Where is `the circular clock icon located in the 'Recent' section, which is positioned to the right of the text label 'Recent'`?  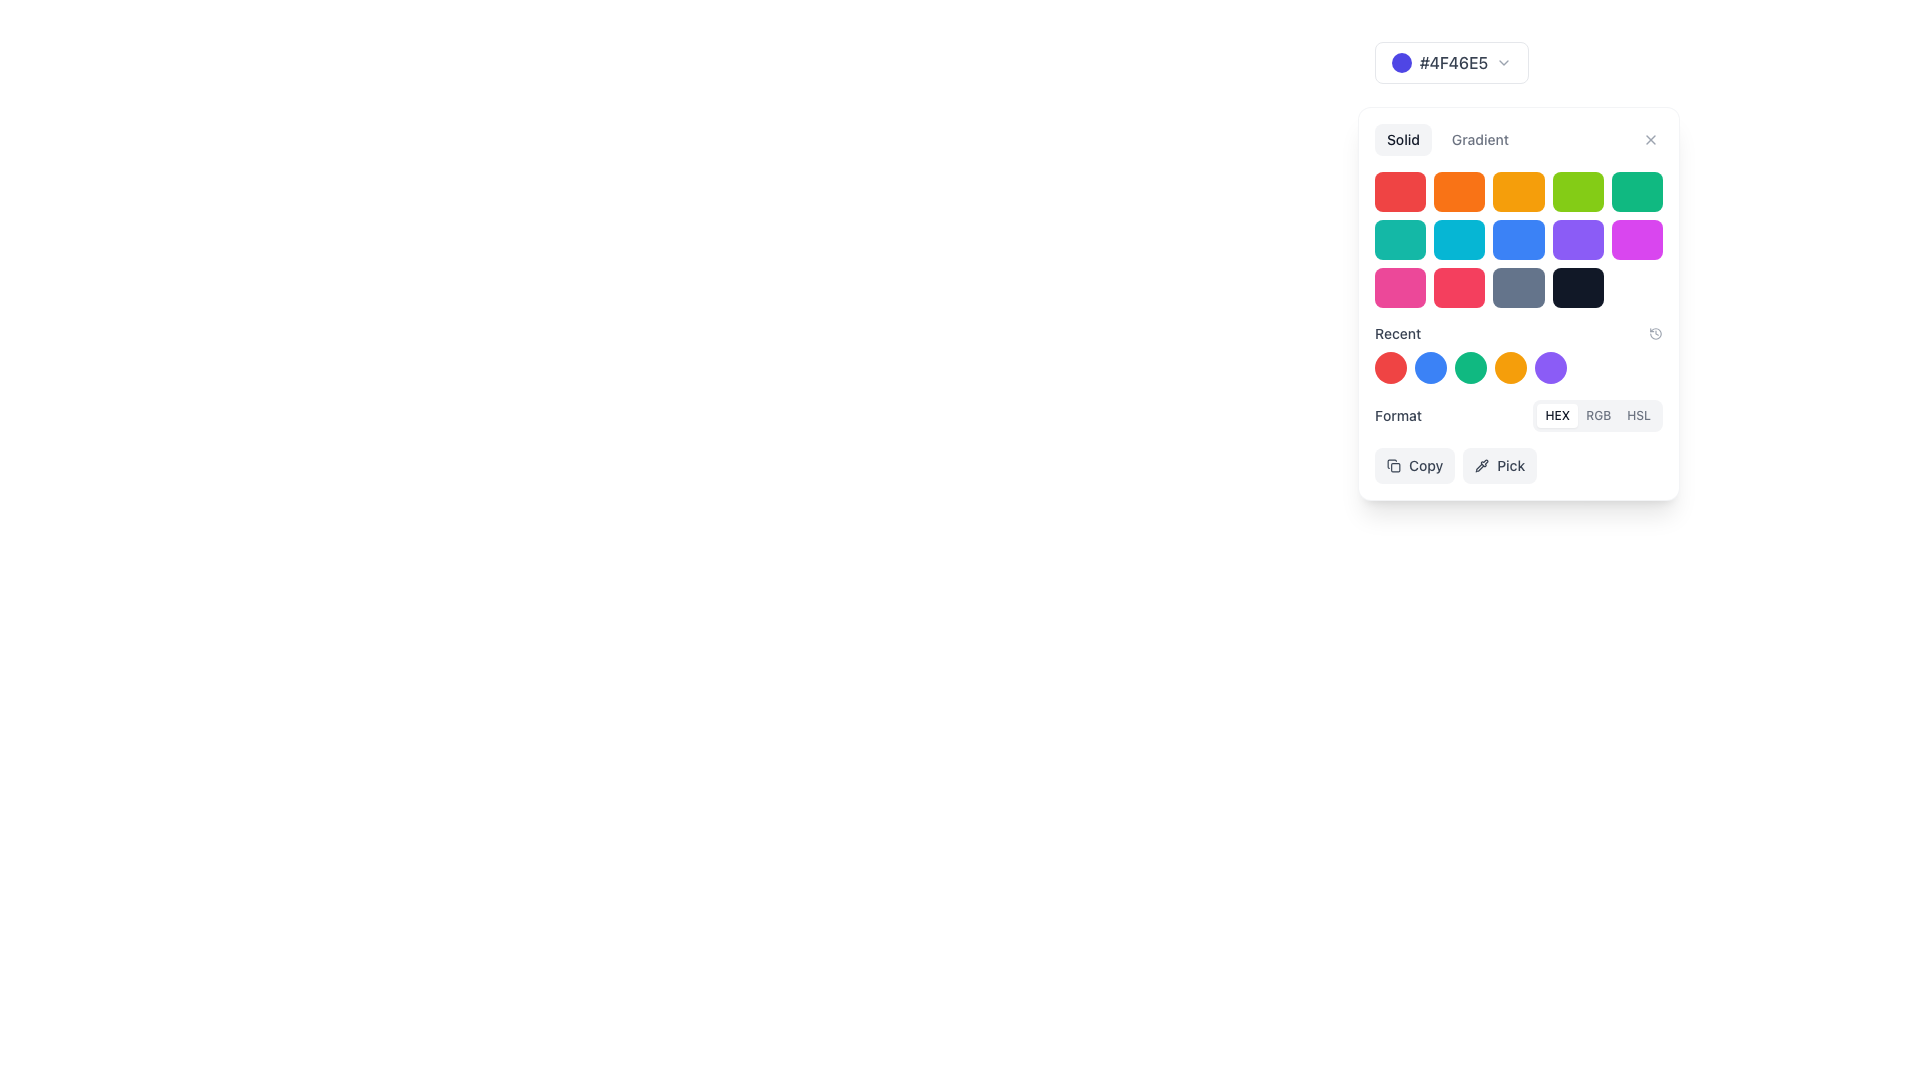
the circular clock icon located in the 'Recent' section, which is positioned to the right of the text label 'Recent' is located at coordinates (1656, 333).